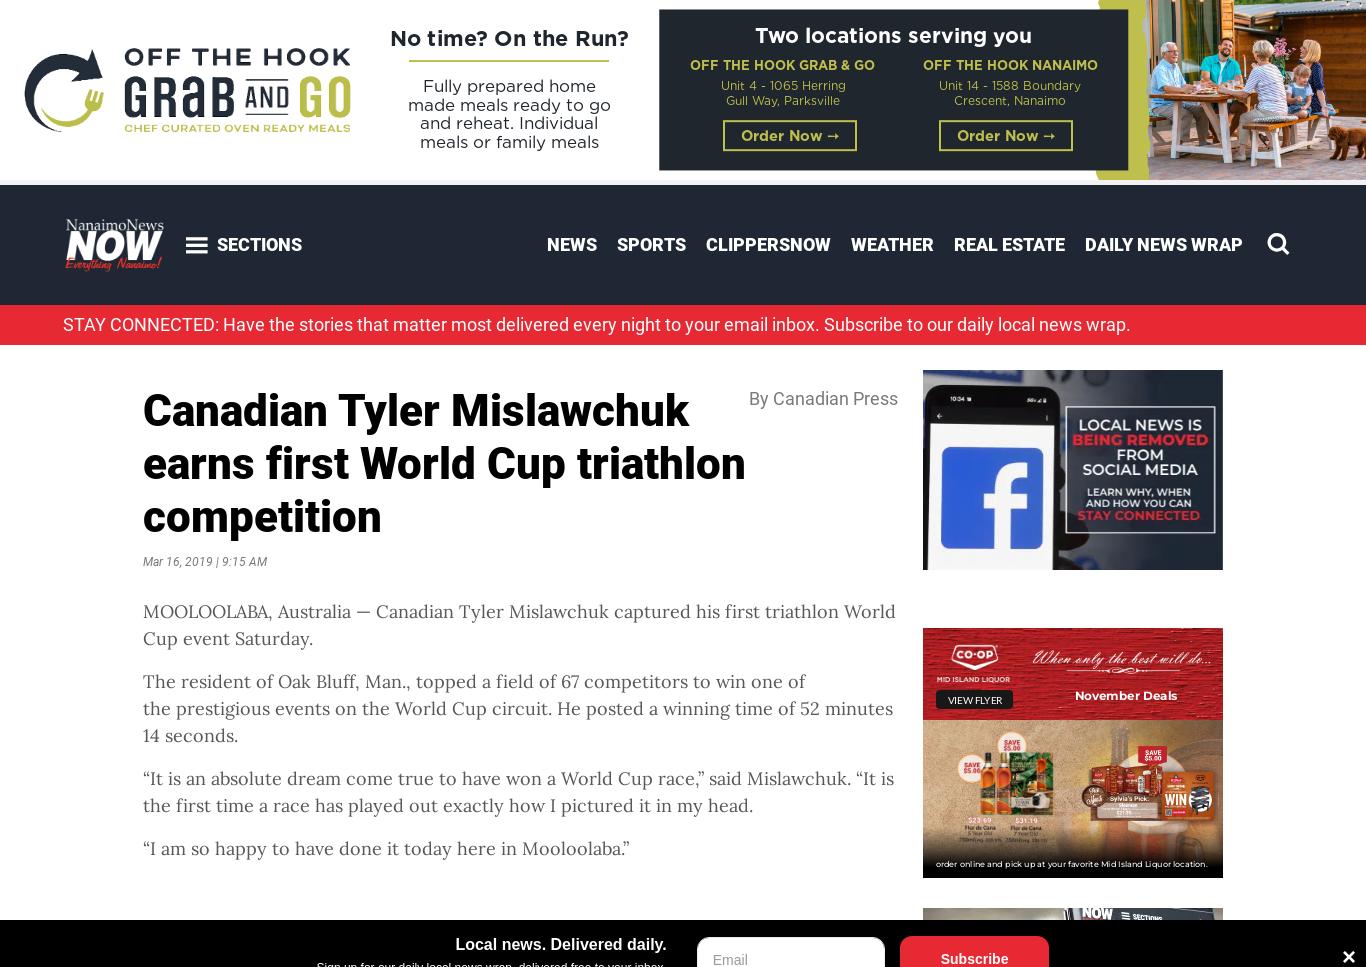 This screenshot has height=967, width=1366. I want to click on 'Canadian Tyler Mislawchuk earns first World Cup triathlon competition', so click(443, 463).